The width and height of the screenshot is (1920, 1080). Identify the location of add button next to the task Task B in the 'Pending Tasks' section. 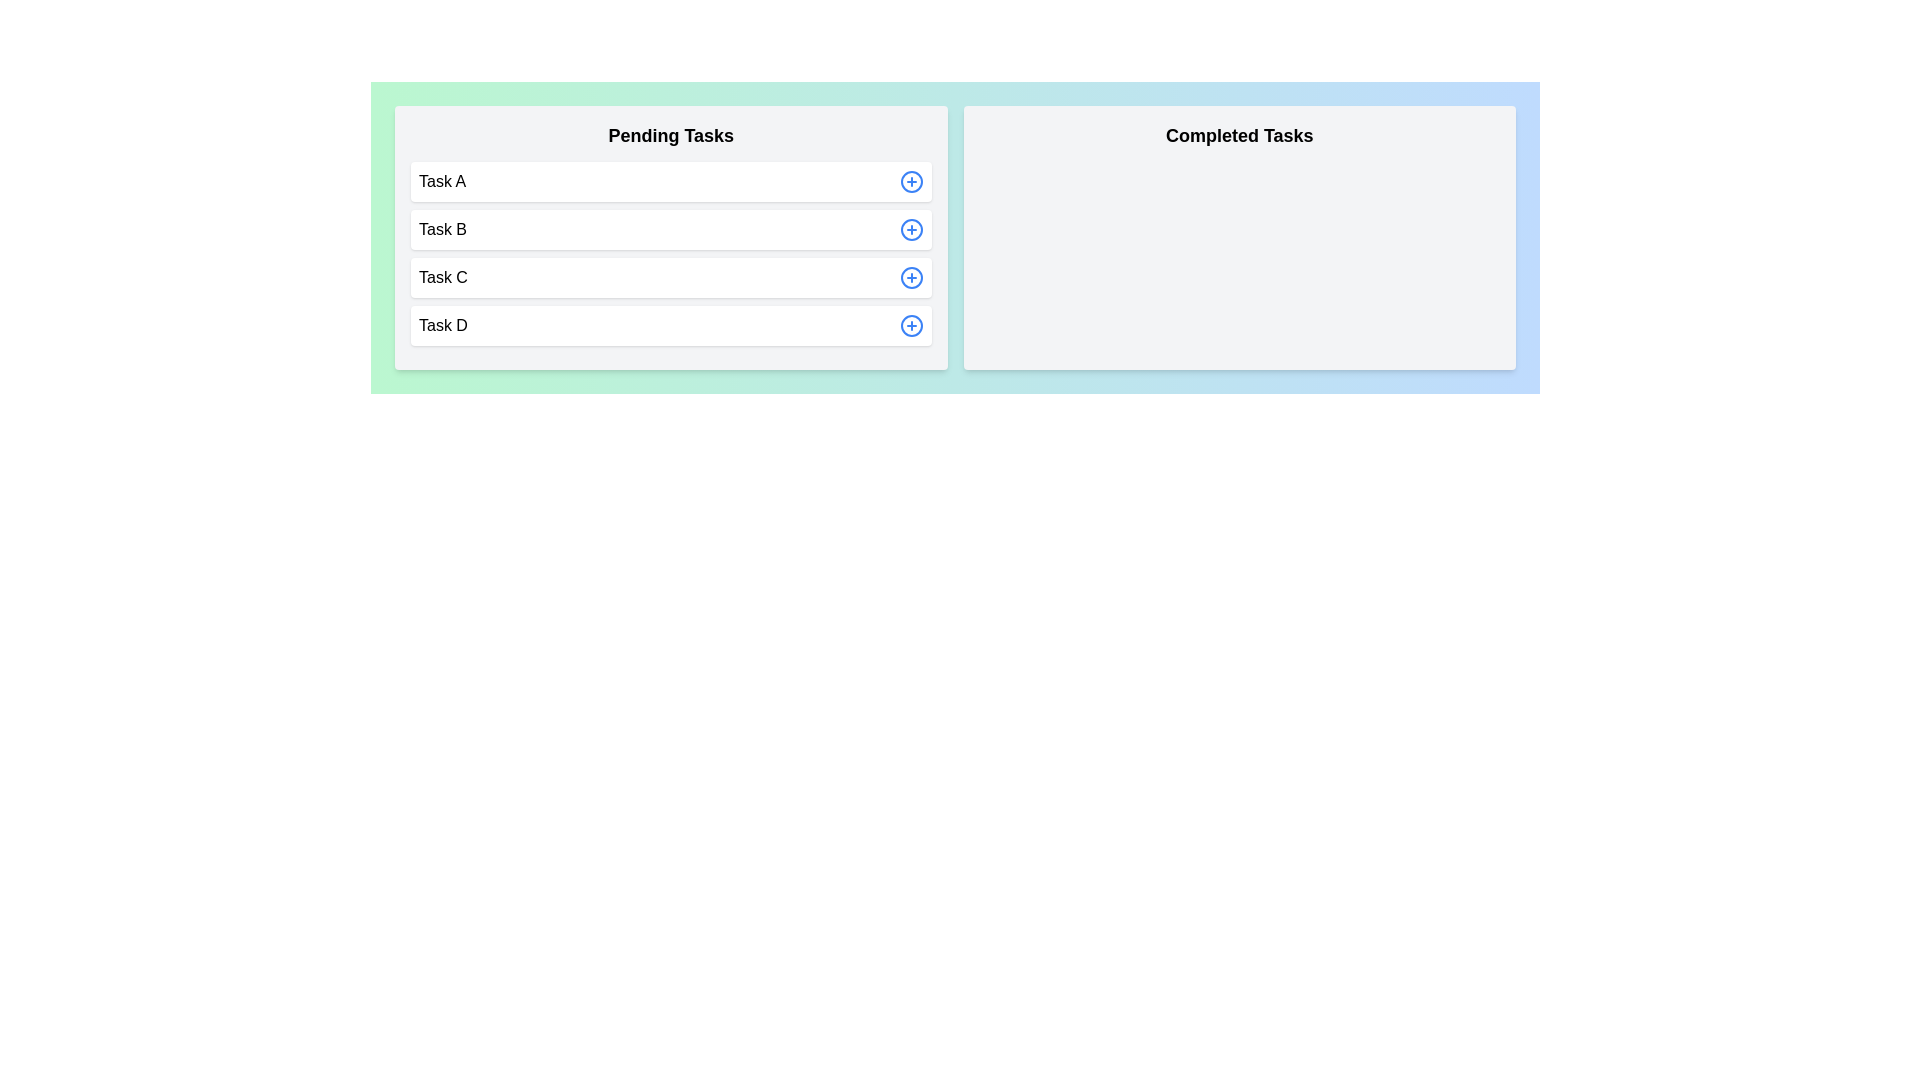
(910, 229).